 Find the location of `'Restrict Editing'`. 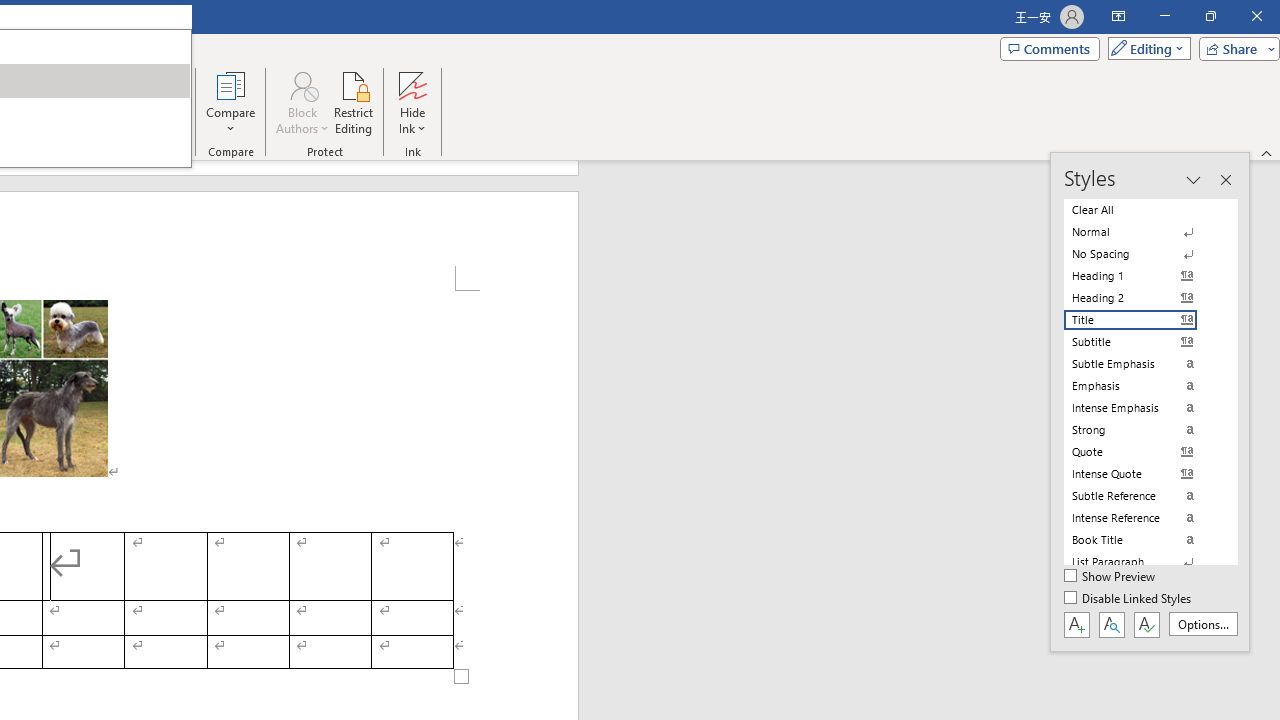

'Restrict Editing' is located at coordinates (353, 103).